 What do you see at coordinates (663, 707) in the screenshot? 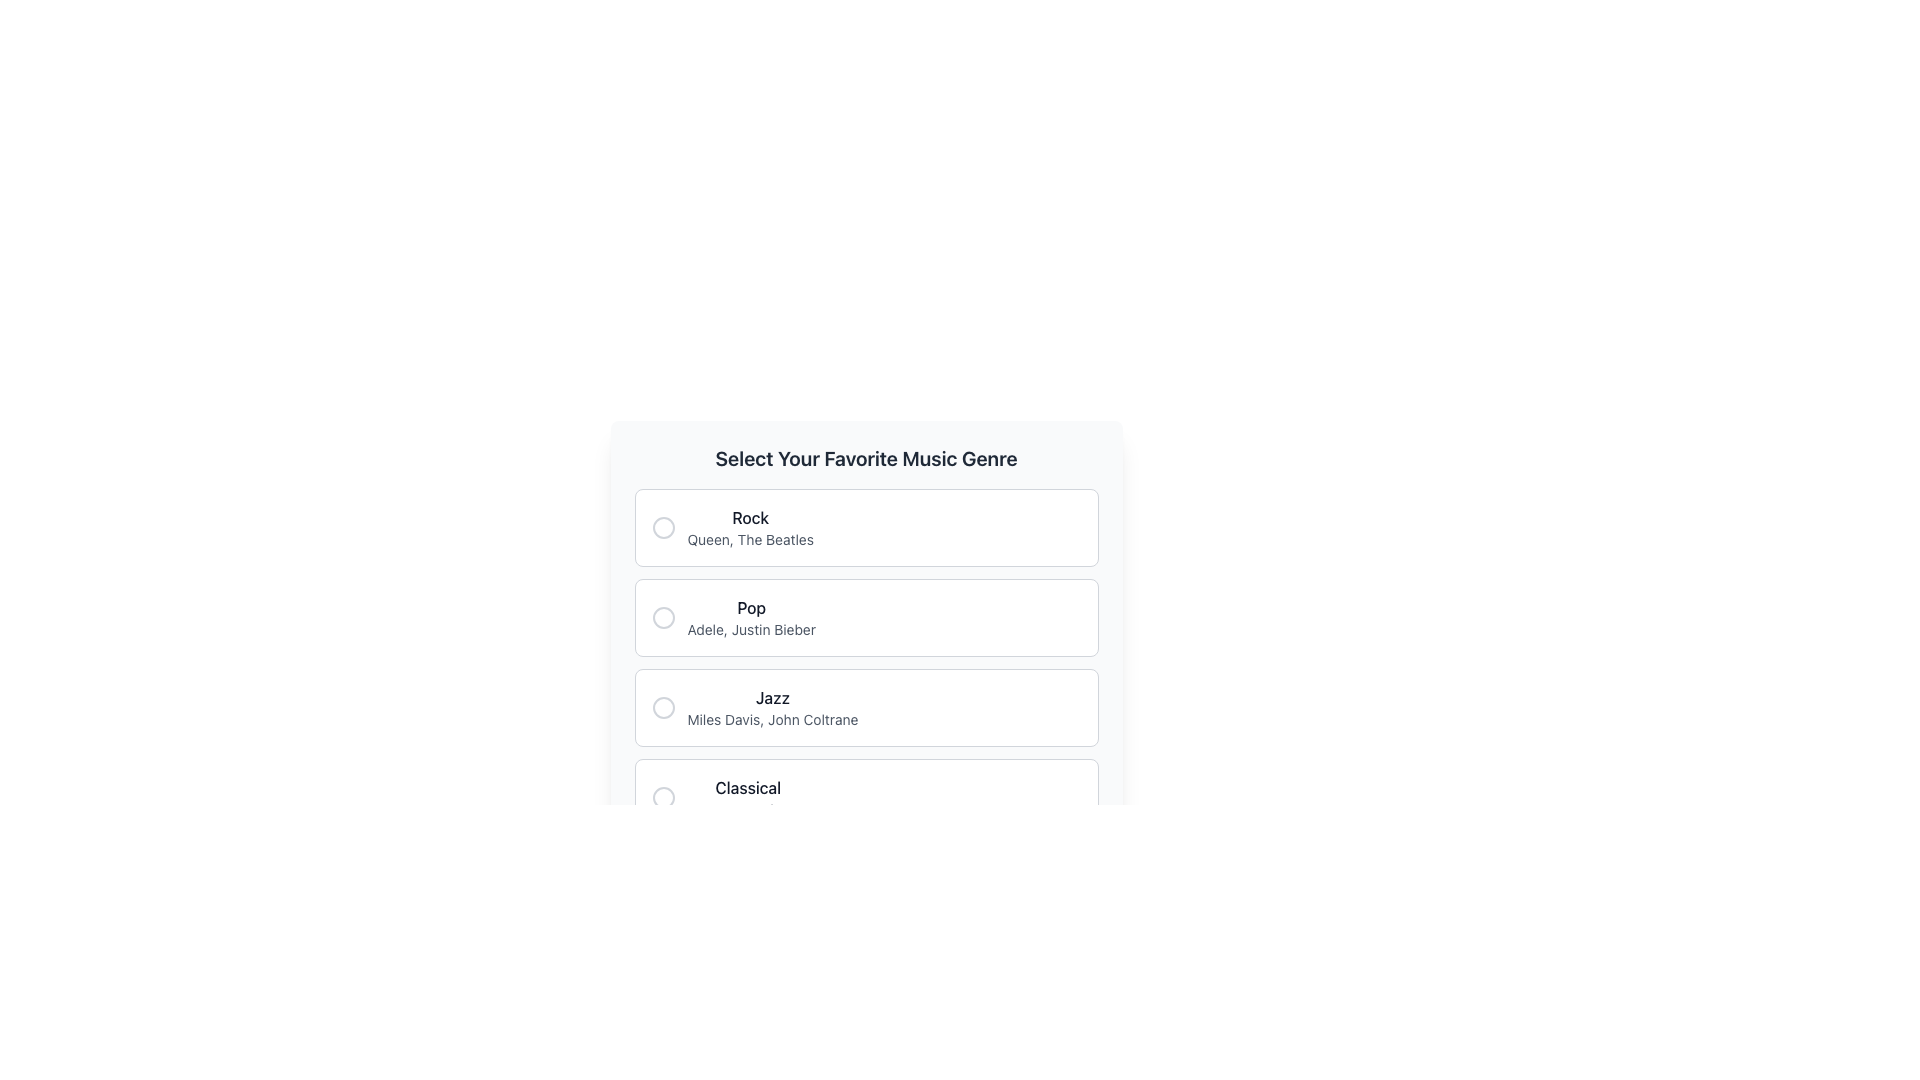
I see `the radio button for the 'Jazz' music genre` at bounding box center [663, 707].